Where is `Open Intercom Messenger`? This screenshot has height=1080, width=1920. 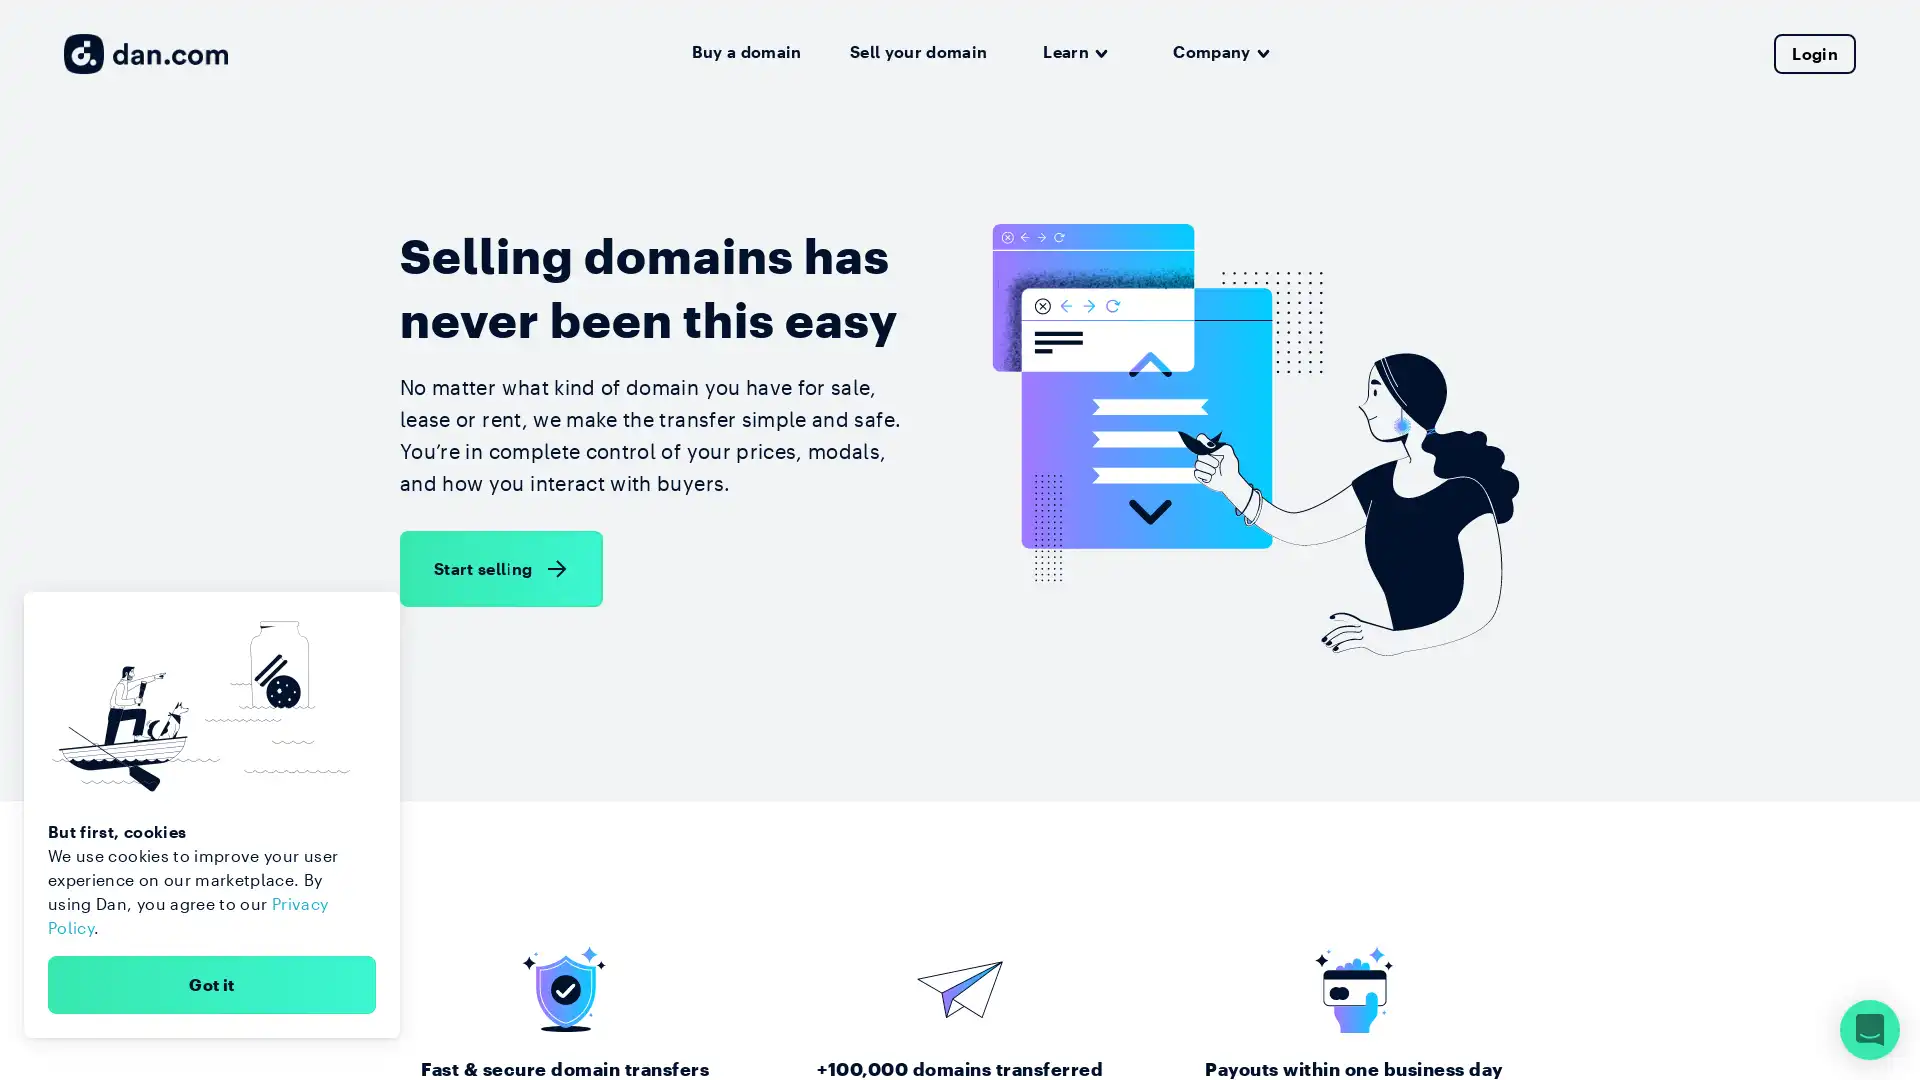 Open Intercom Messenger is located at coordinates (1869, 1029).